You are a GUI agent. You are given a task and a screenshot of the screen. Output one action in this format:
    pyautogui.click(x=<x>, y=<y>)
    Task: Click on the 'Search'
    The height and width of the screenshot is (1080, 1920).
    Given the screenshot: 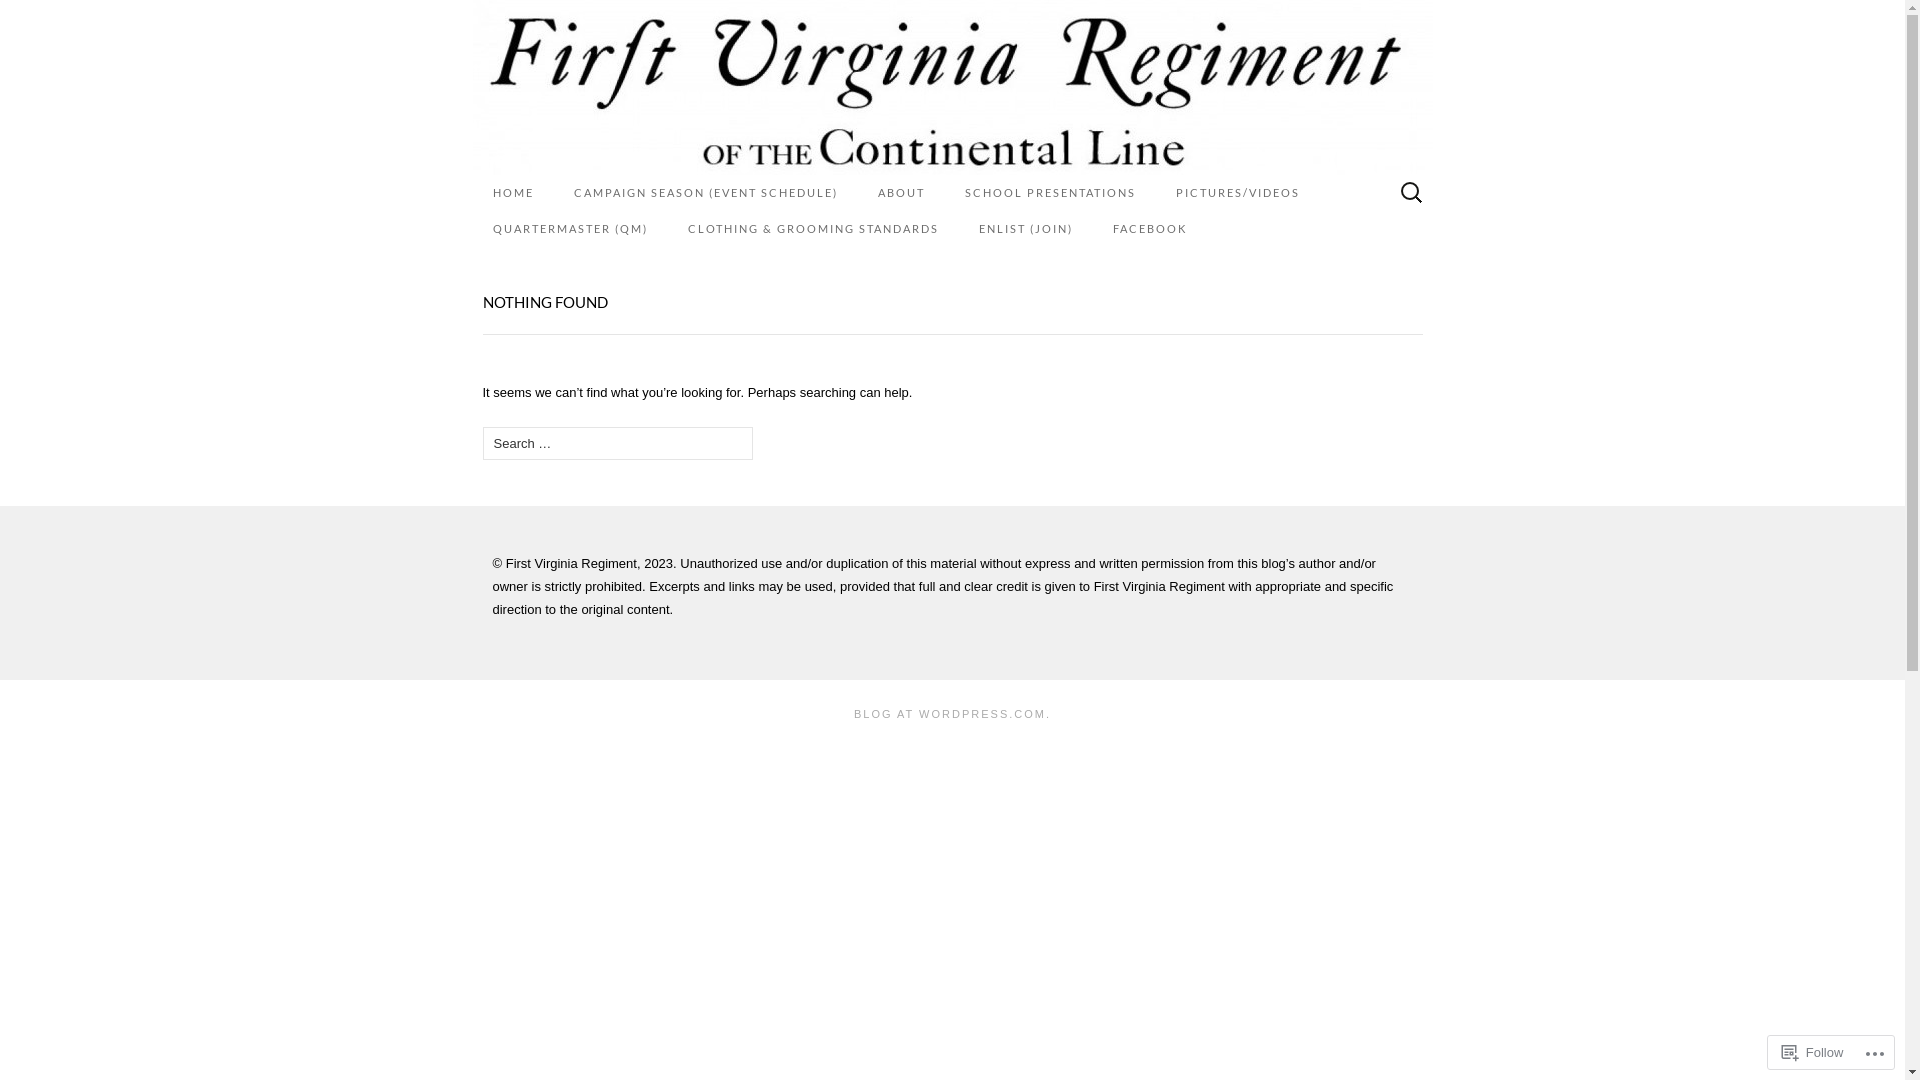 What is the action you would take?
    pyautogui.click(x=0, y=16)
    